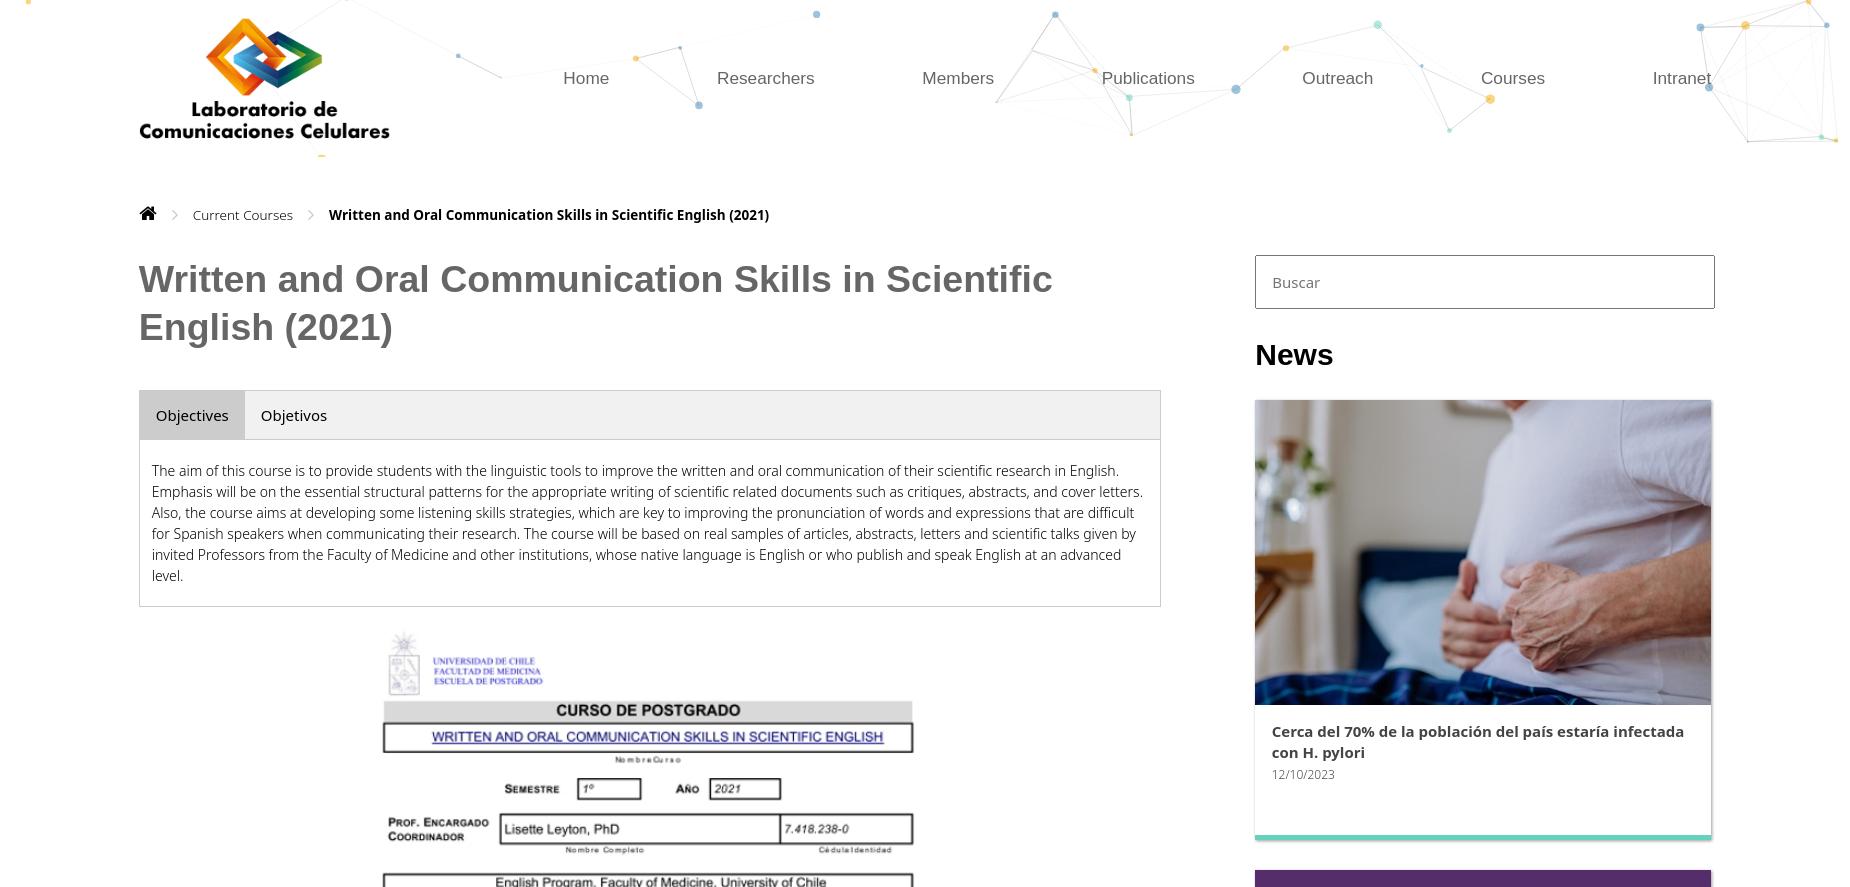 This screenshot has height=887, width=1850. What do you see at coordinates (190, 413) in the screenshot?
I see `'Objectives'` at bounding box center [190, 413].